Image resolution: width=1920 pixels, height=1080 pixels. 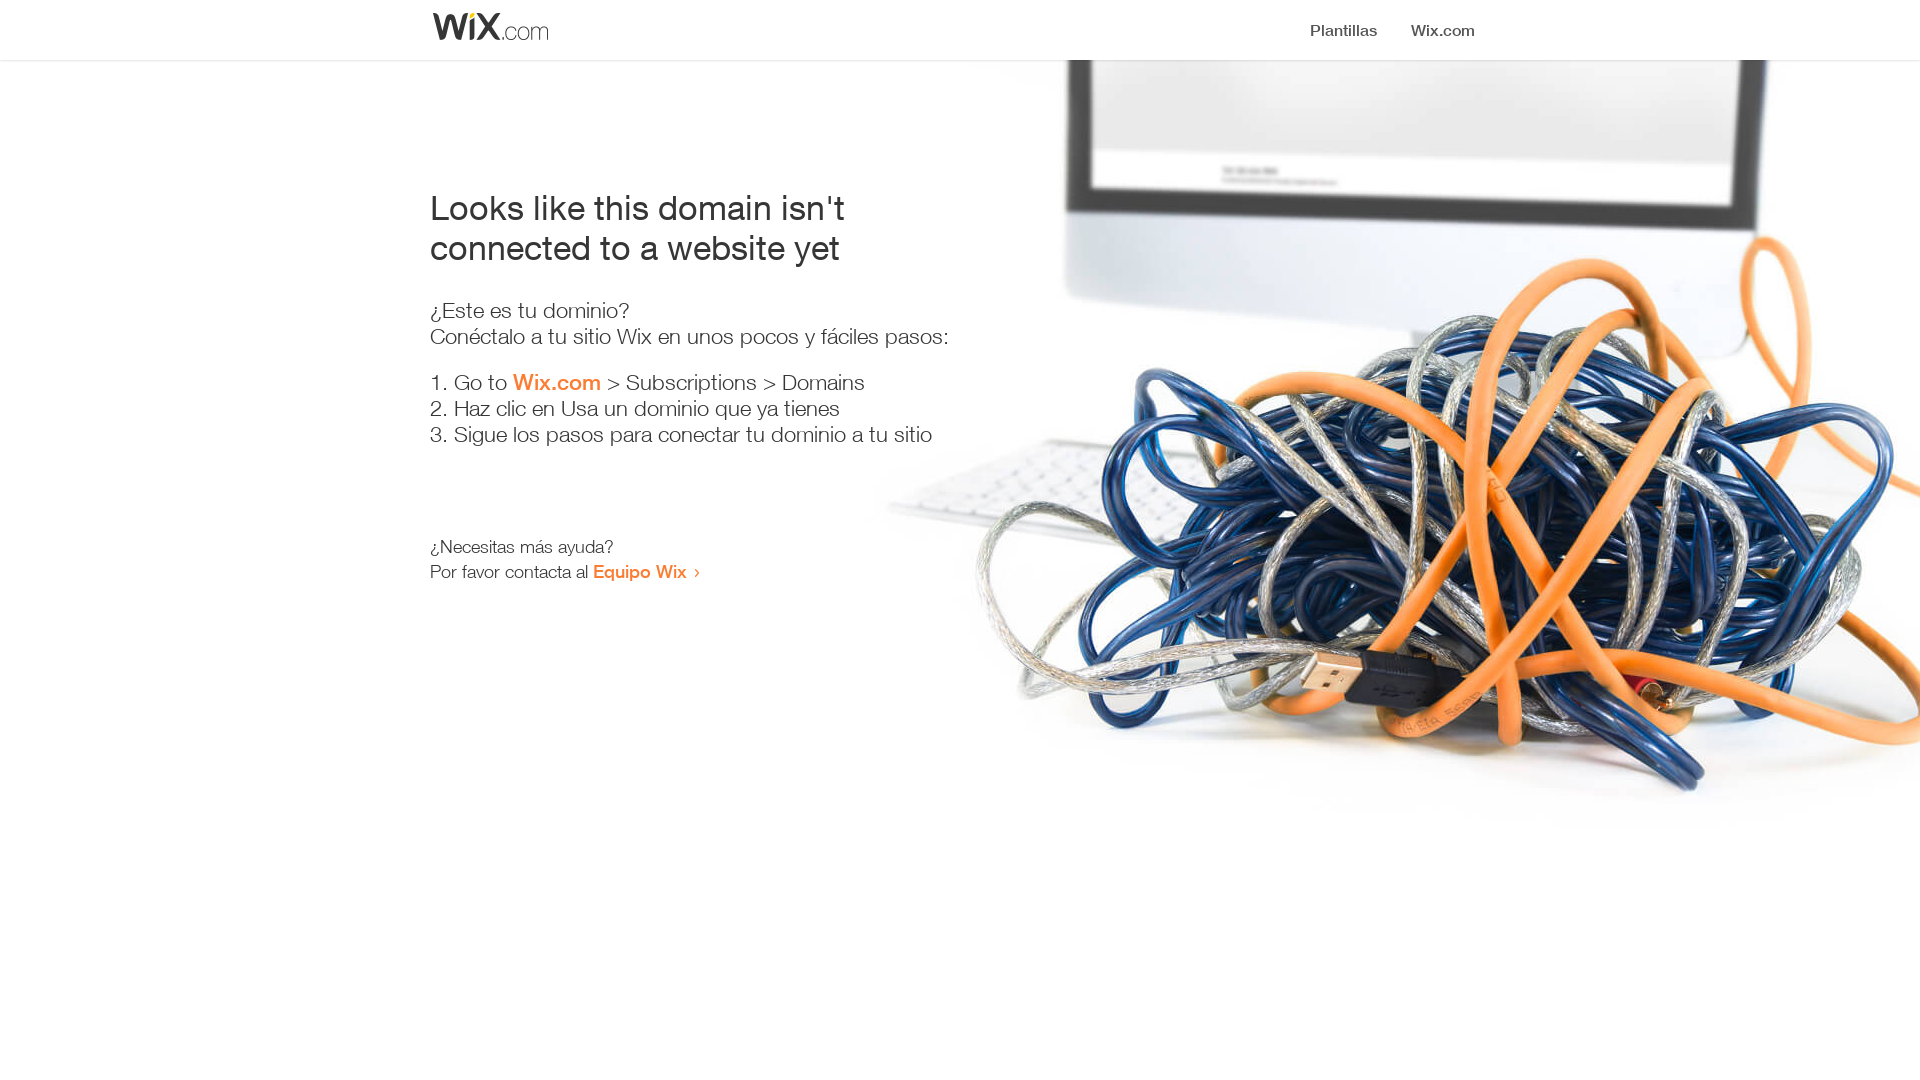 I want to click on 'Wix.com', so click(x=556, y=381).